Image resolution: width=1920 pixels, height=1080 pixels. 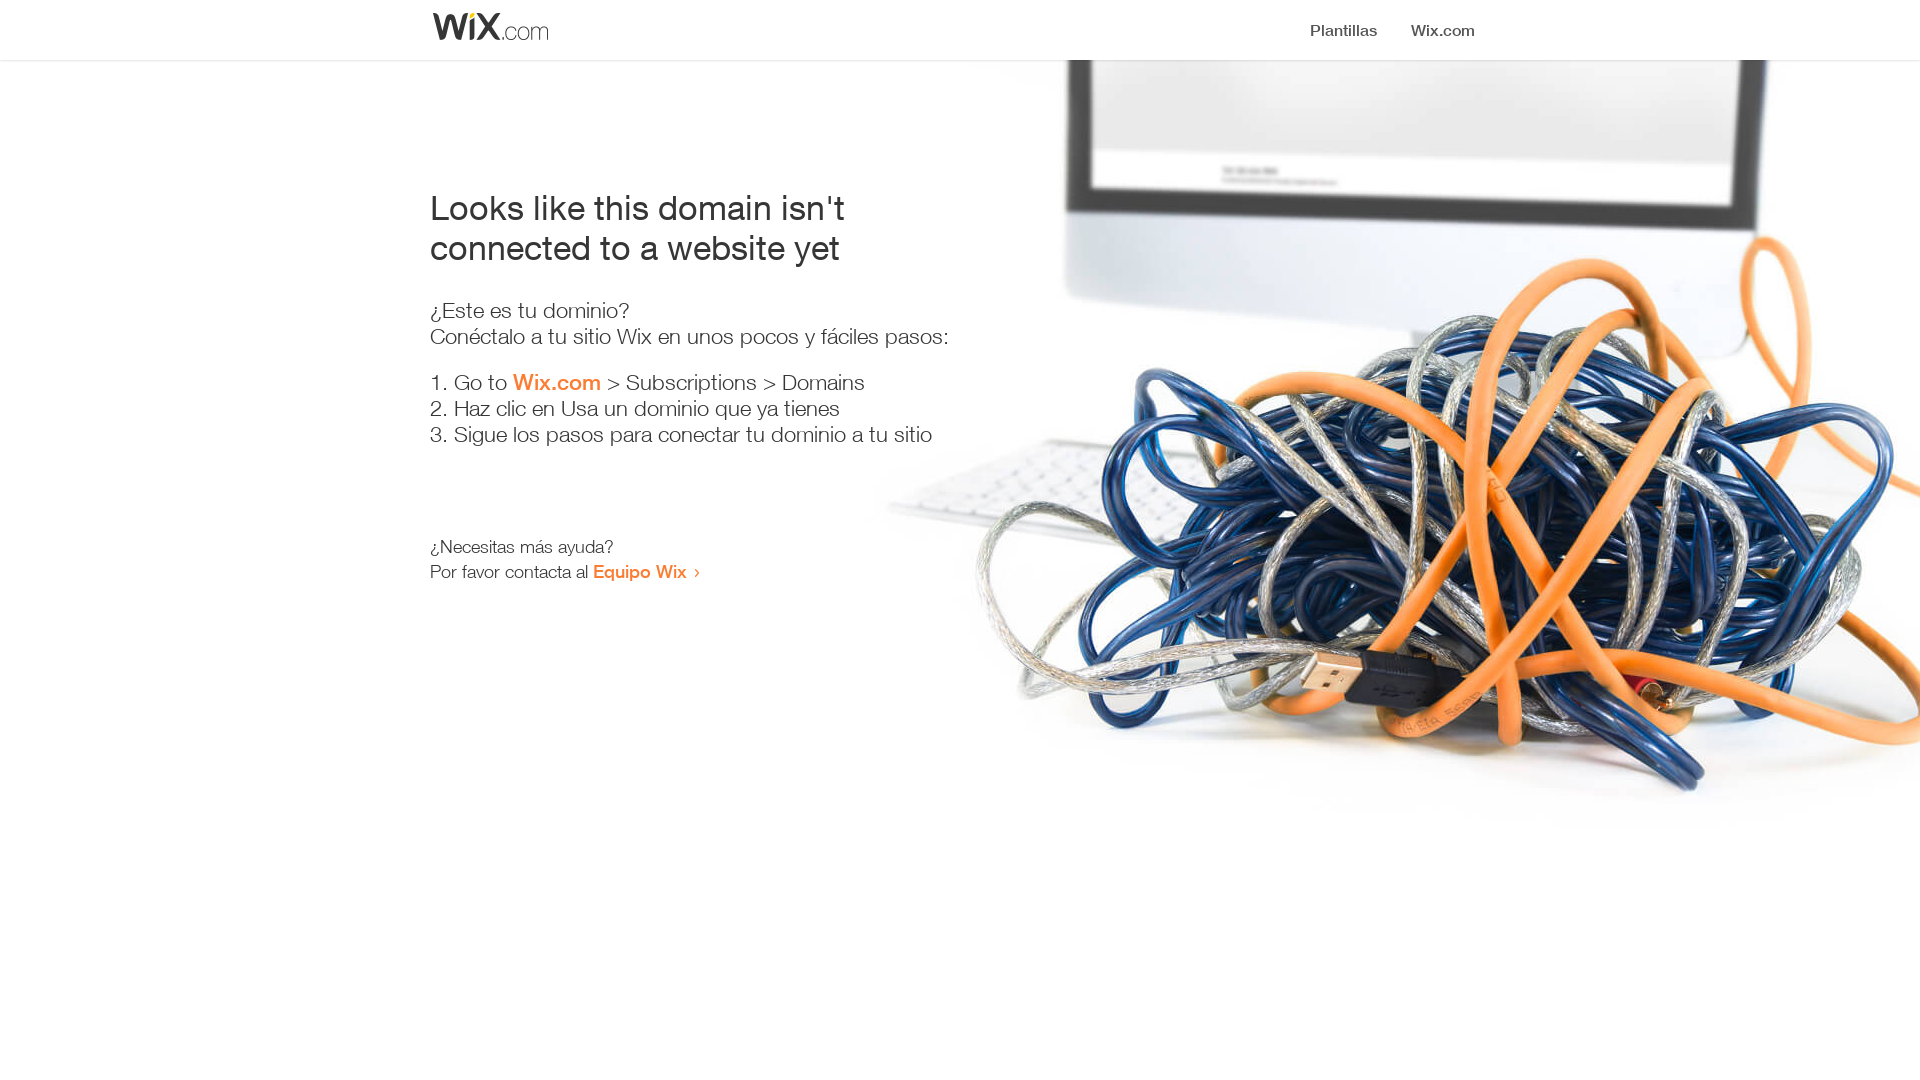 I want to click on 'Wix.com', so click(x=556, y=381).